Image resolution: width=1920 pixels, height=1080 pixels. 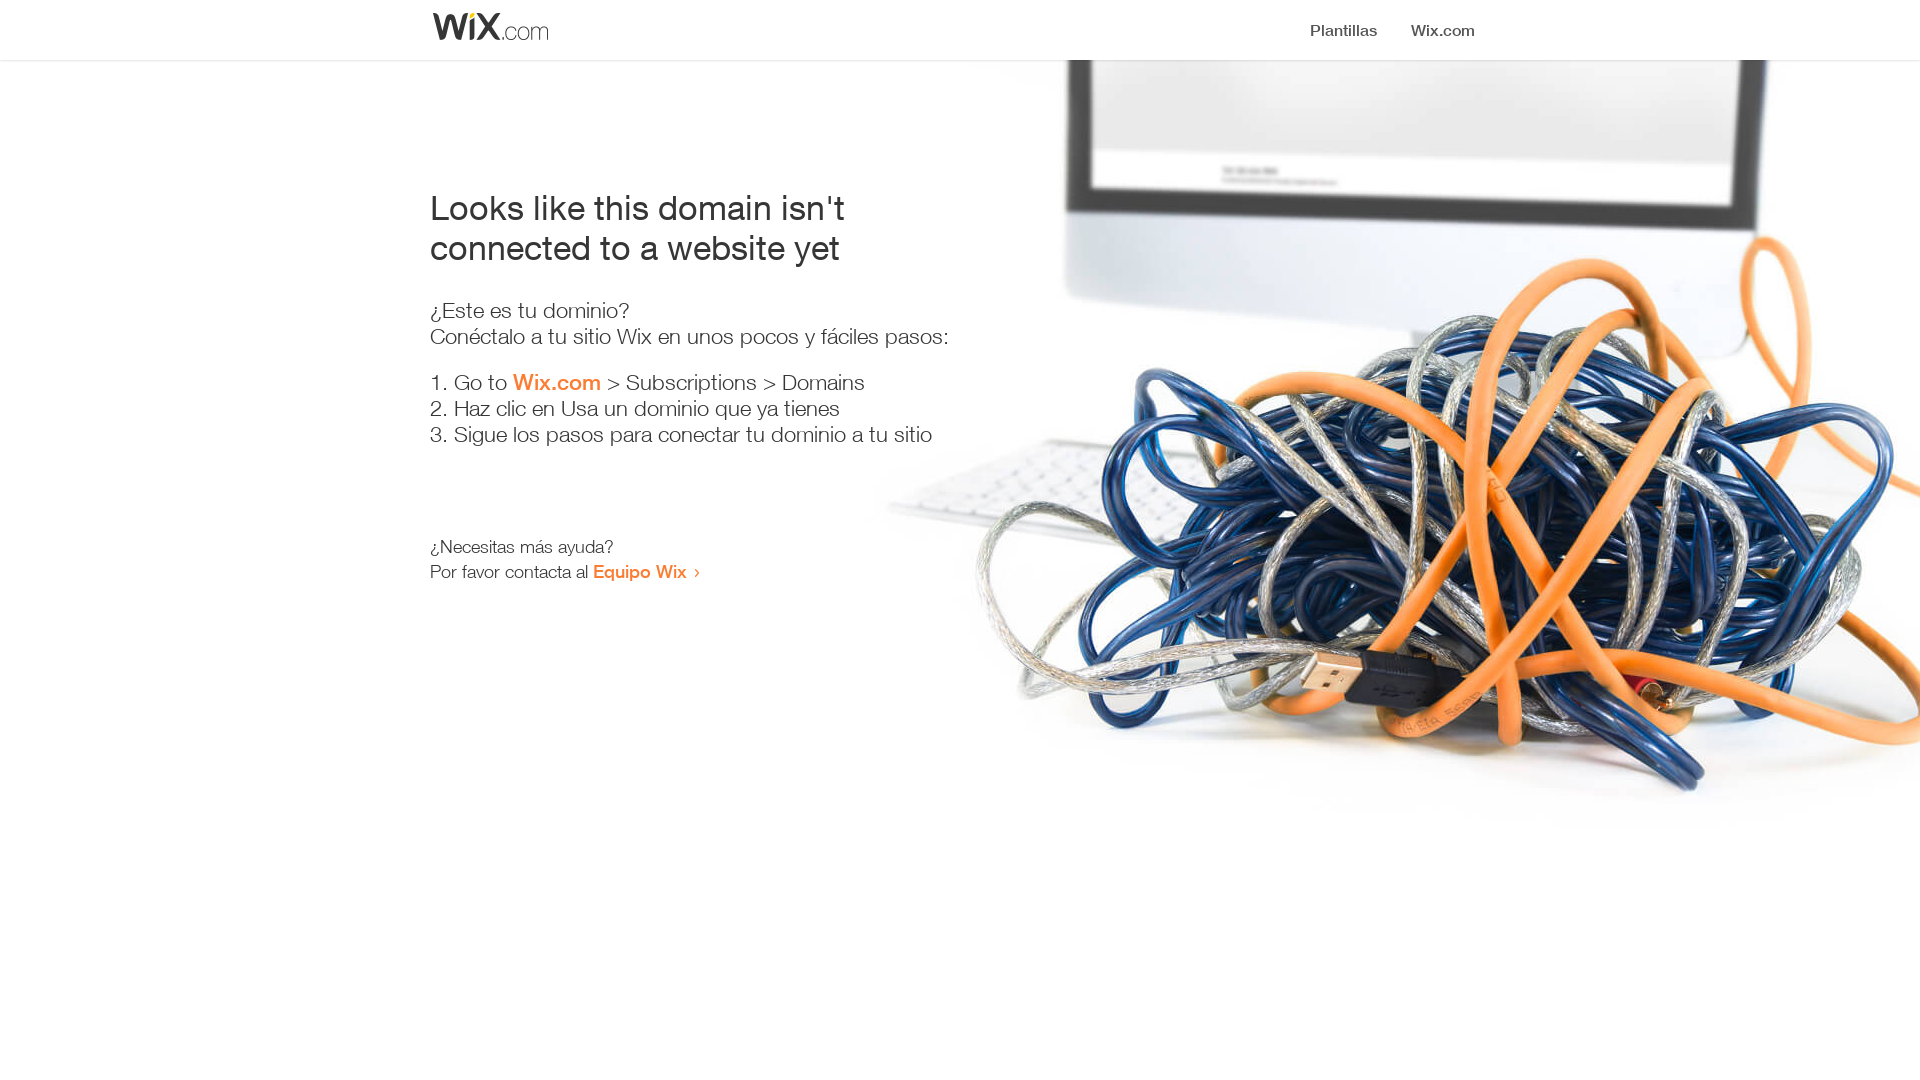 I want to click on 'Wix.com', so click(x=556, y=381).